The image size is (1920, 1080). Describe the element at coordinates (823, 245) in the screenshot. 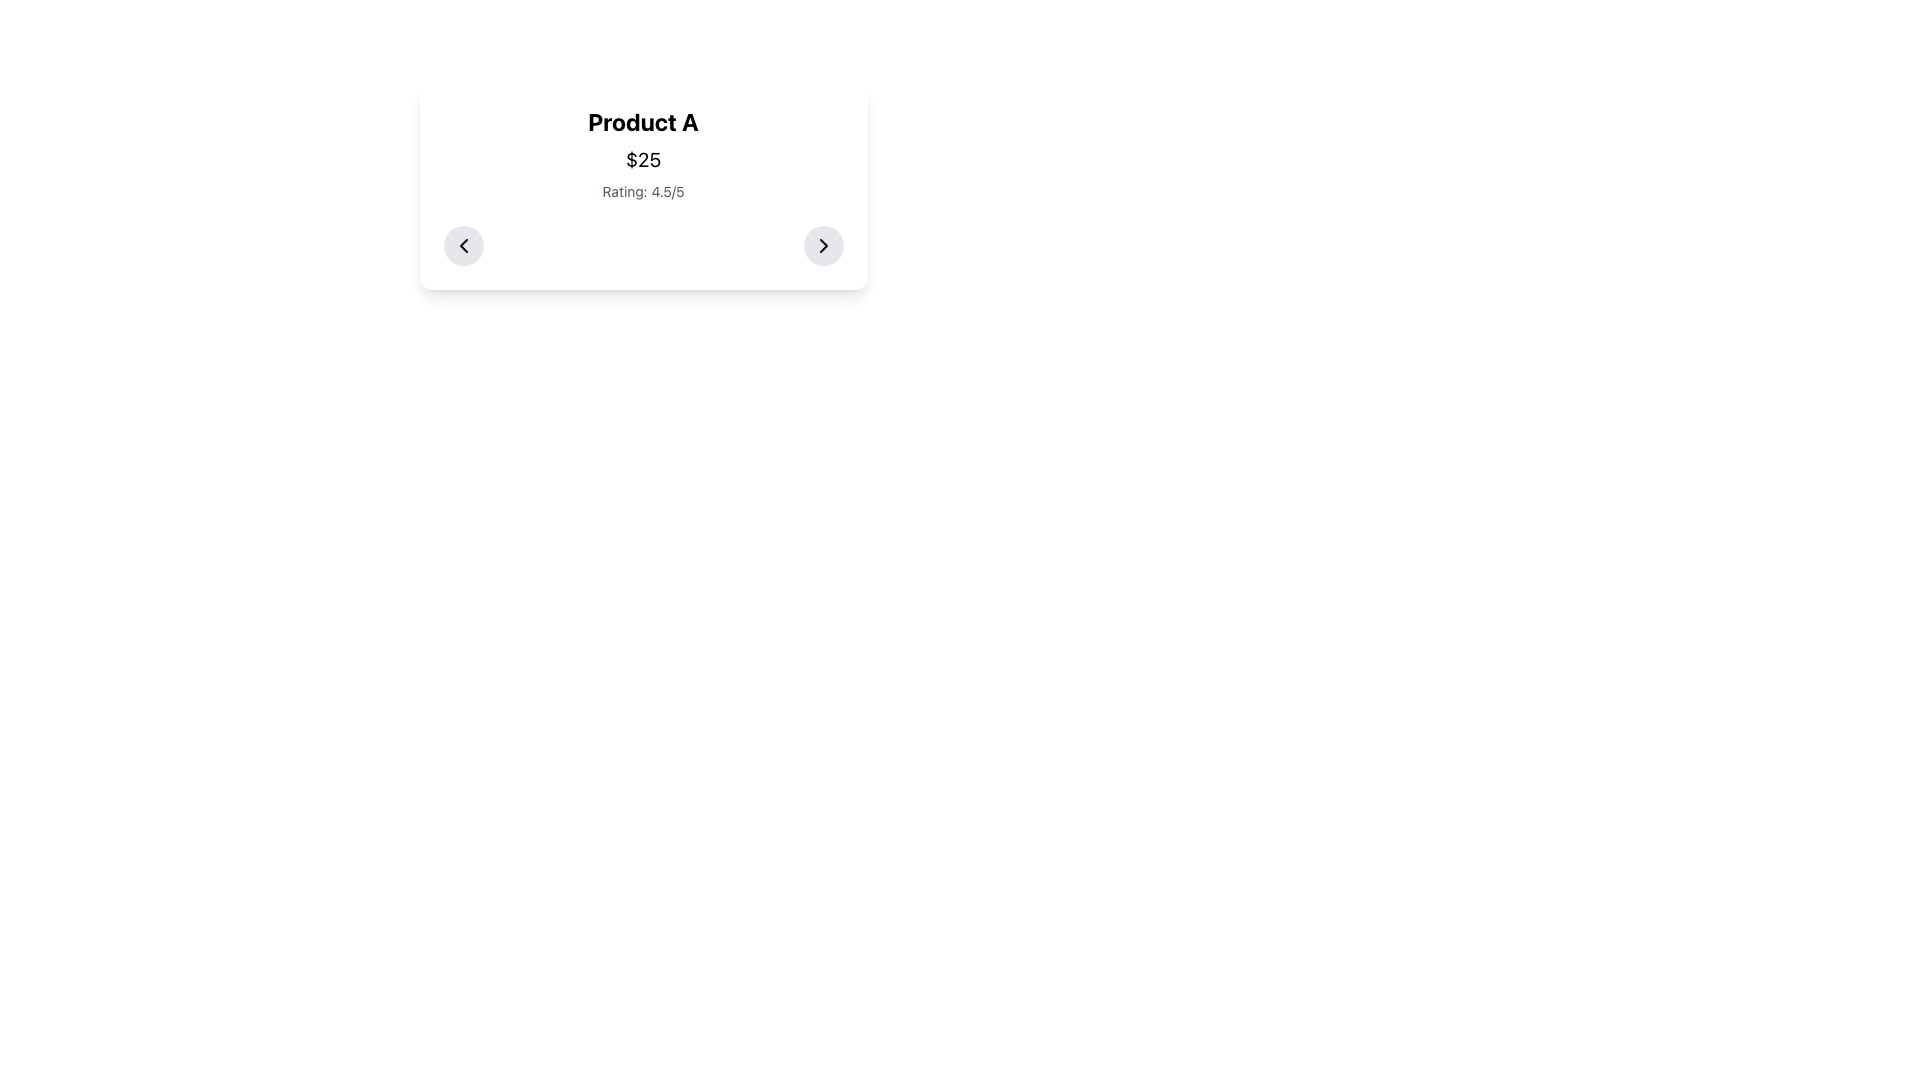

I see `the arrow icon located at the far-right side of the card component containing 'Product A'` at that location.